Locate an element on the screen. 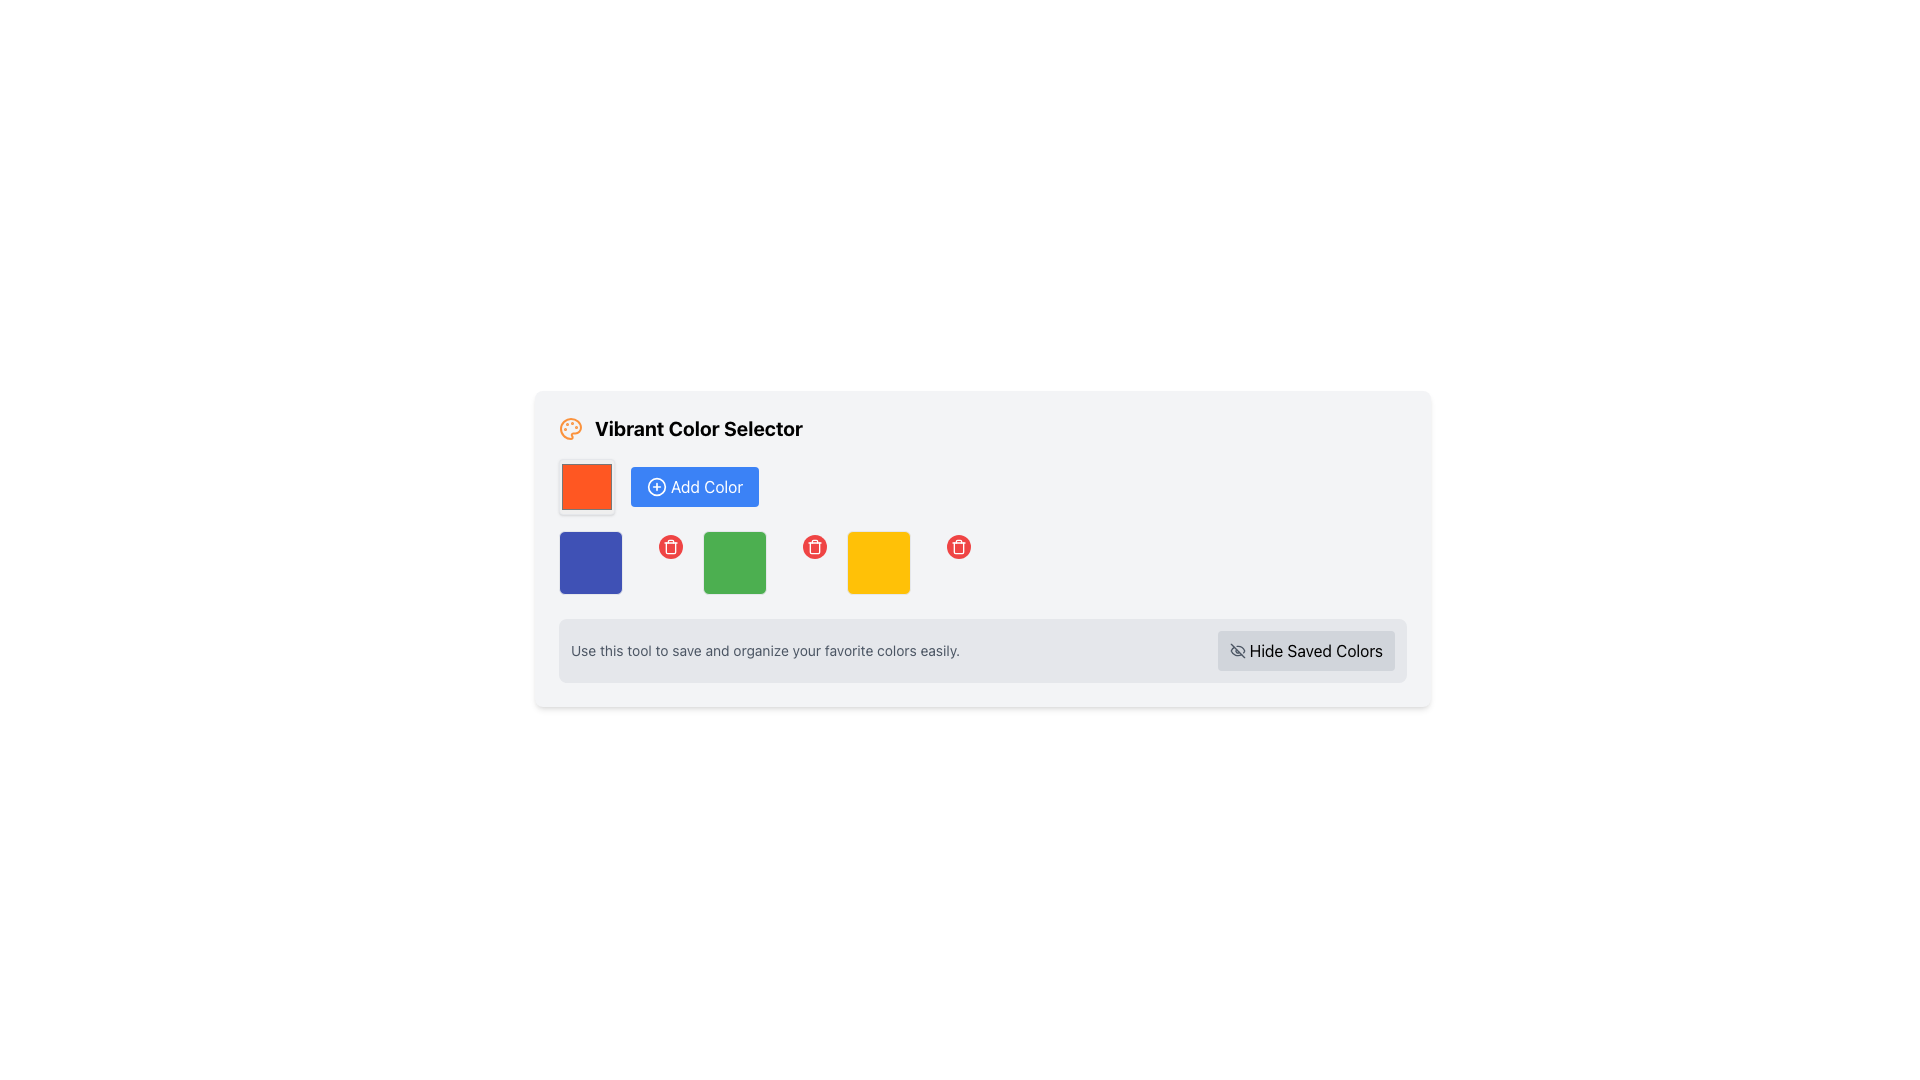  the green colored block swatch, which is the third in a row of color swatches, to remove it is located at coordinates (733, 563).